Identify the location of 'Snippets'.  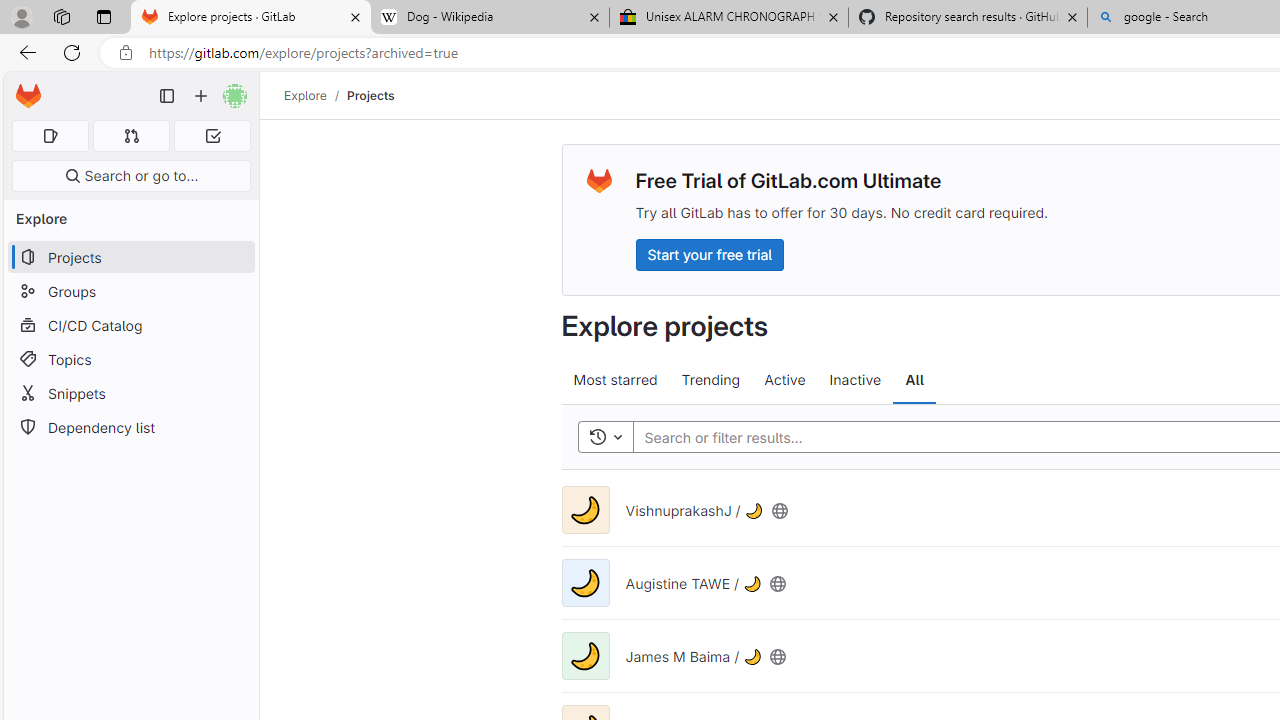
(130, 393).